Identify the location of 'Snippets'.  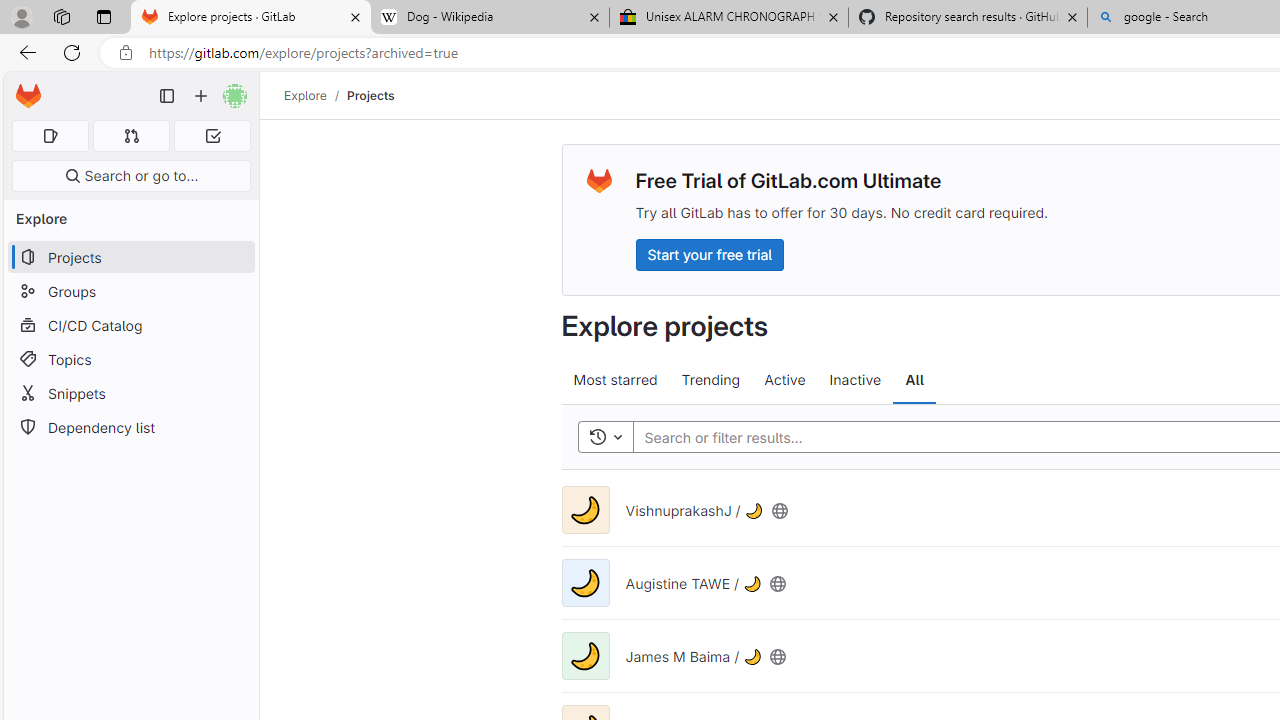
(130, 393).